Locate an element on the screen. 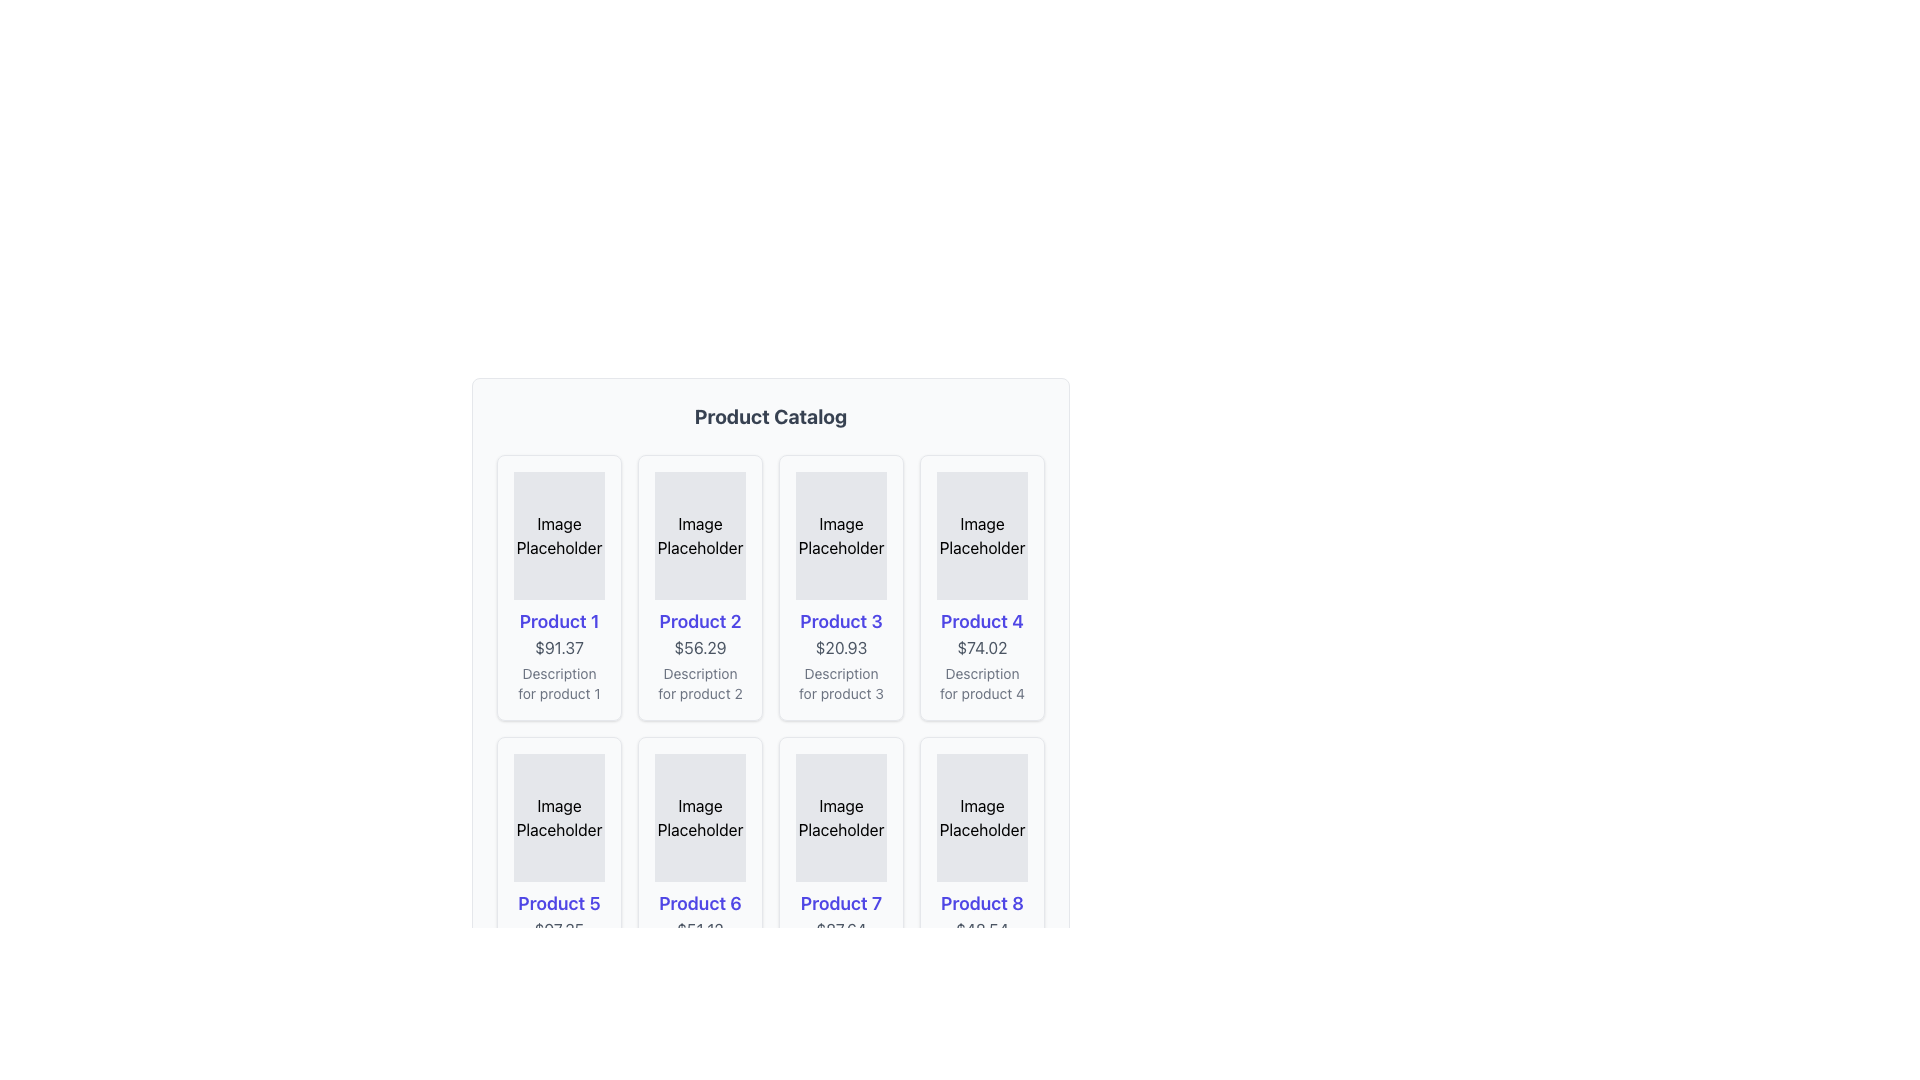 This screenshot has height=1080, width=1920. the Image Placeholder is located at coordinates (841, 817).